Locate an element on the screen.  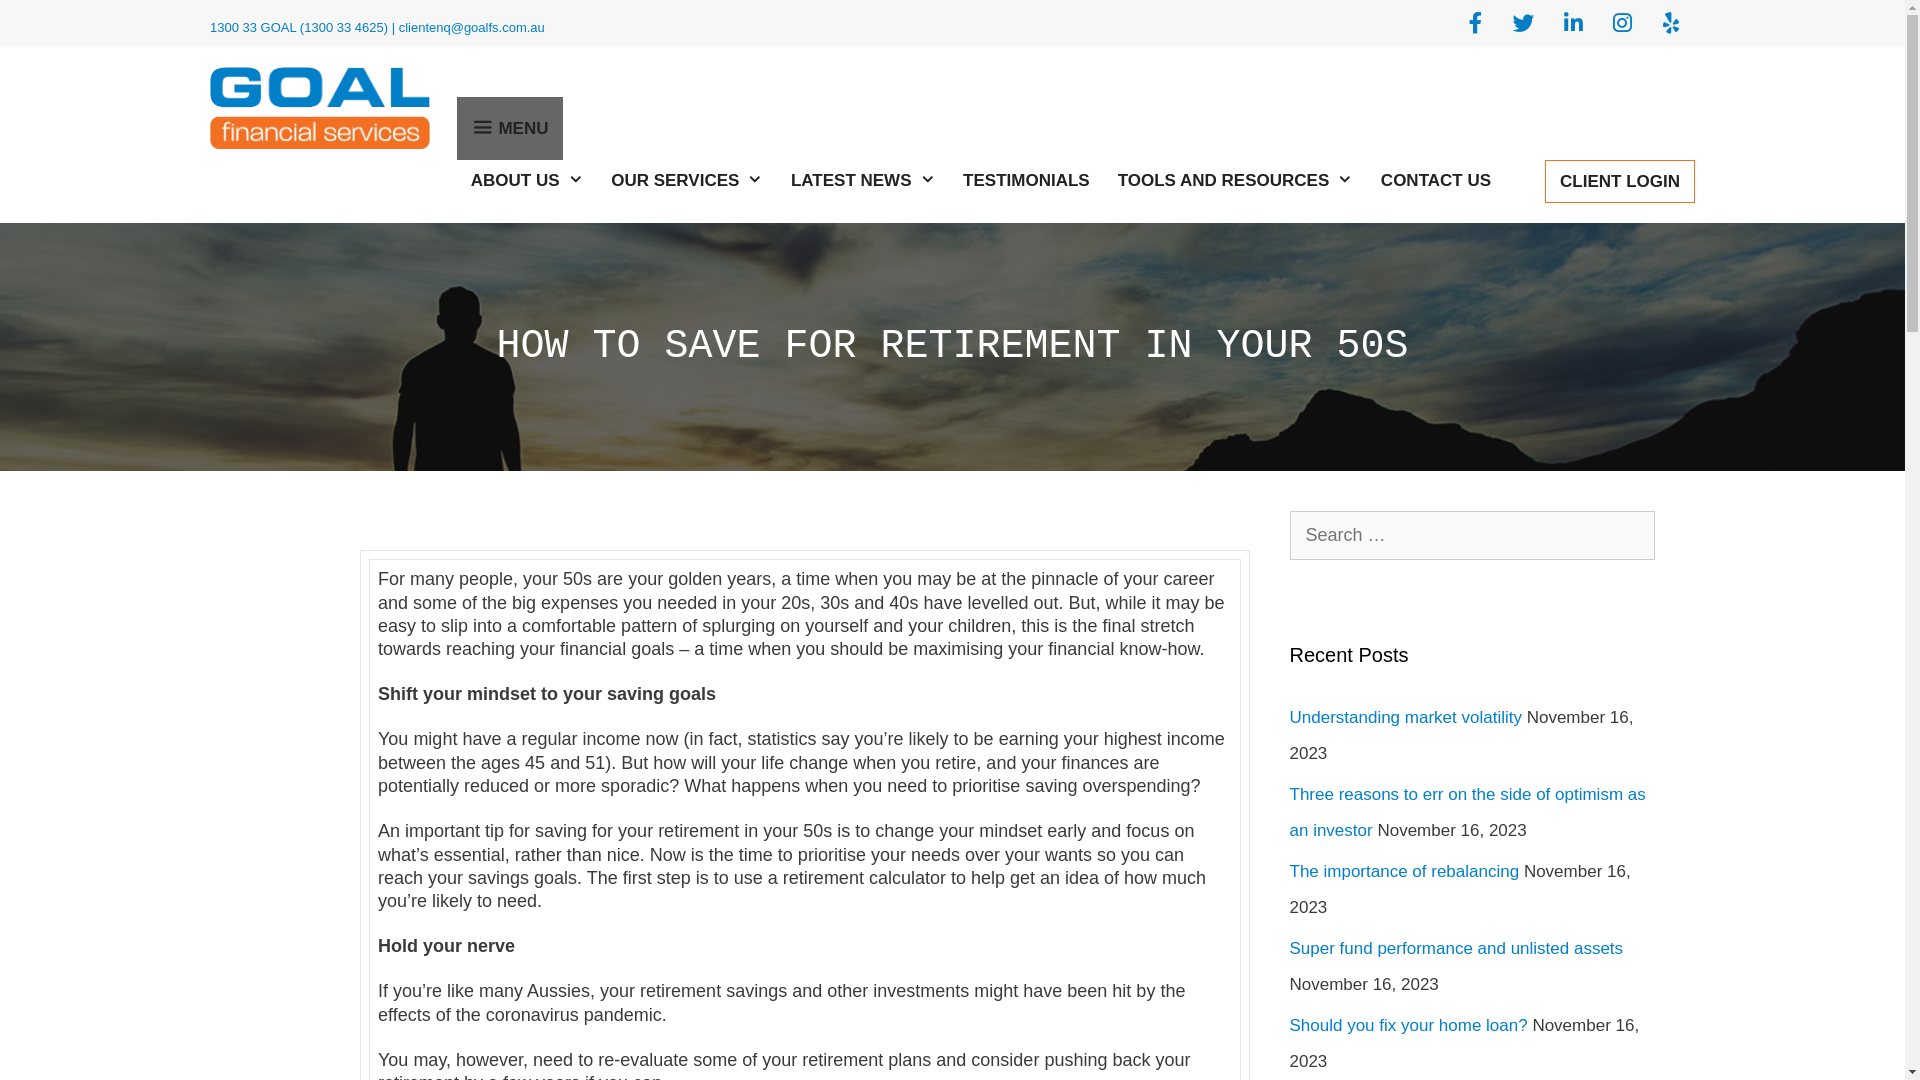
'OUR SERVICES' is located at coordinates (686, 180).